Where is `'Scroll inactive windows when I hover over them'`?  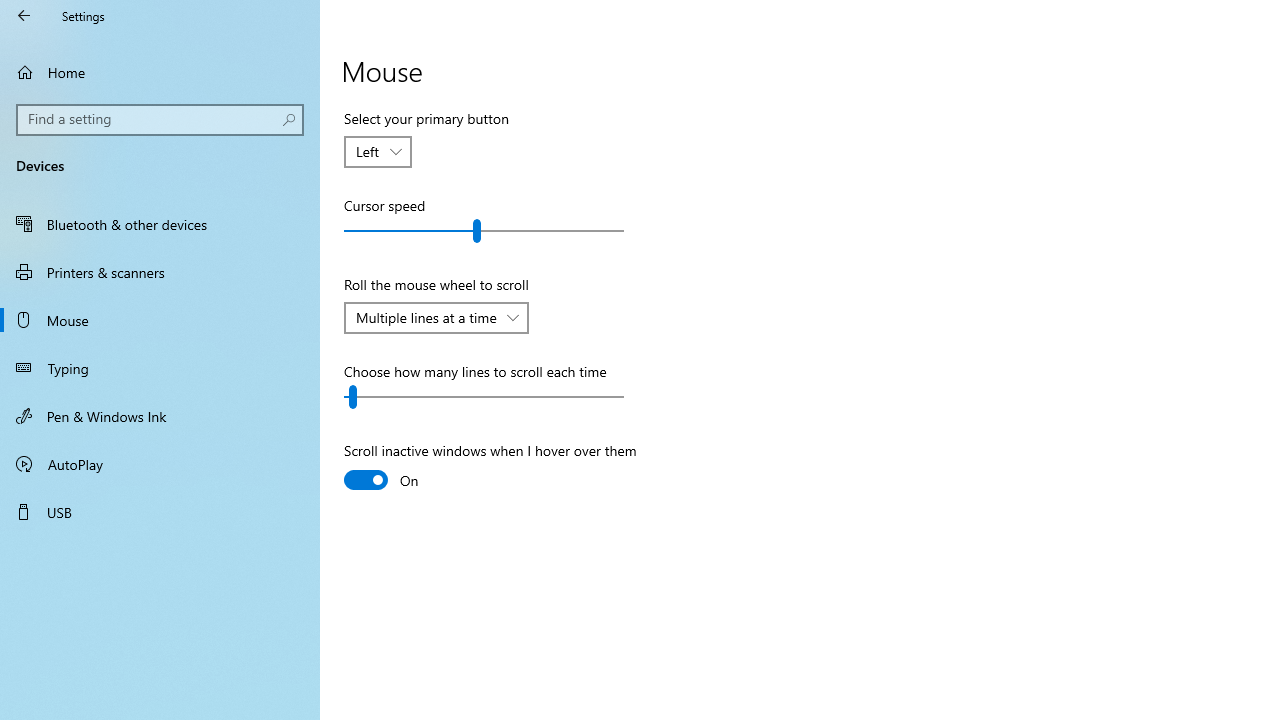
'Scroll inactive windows when I hover over them' is located at coordinates (490, 468).